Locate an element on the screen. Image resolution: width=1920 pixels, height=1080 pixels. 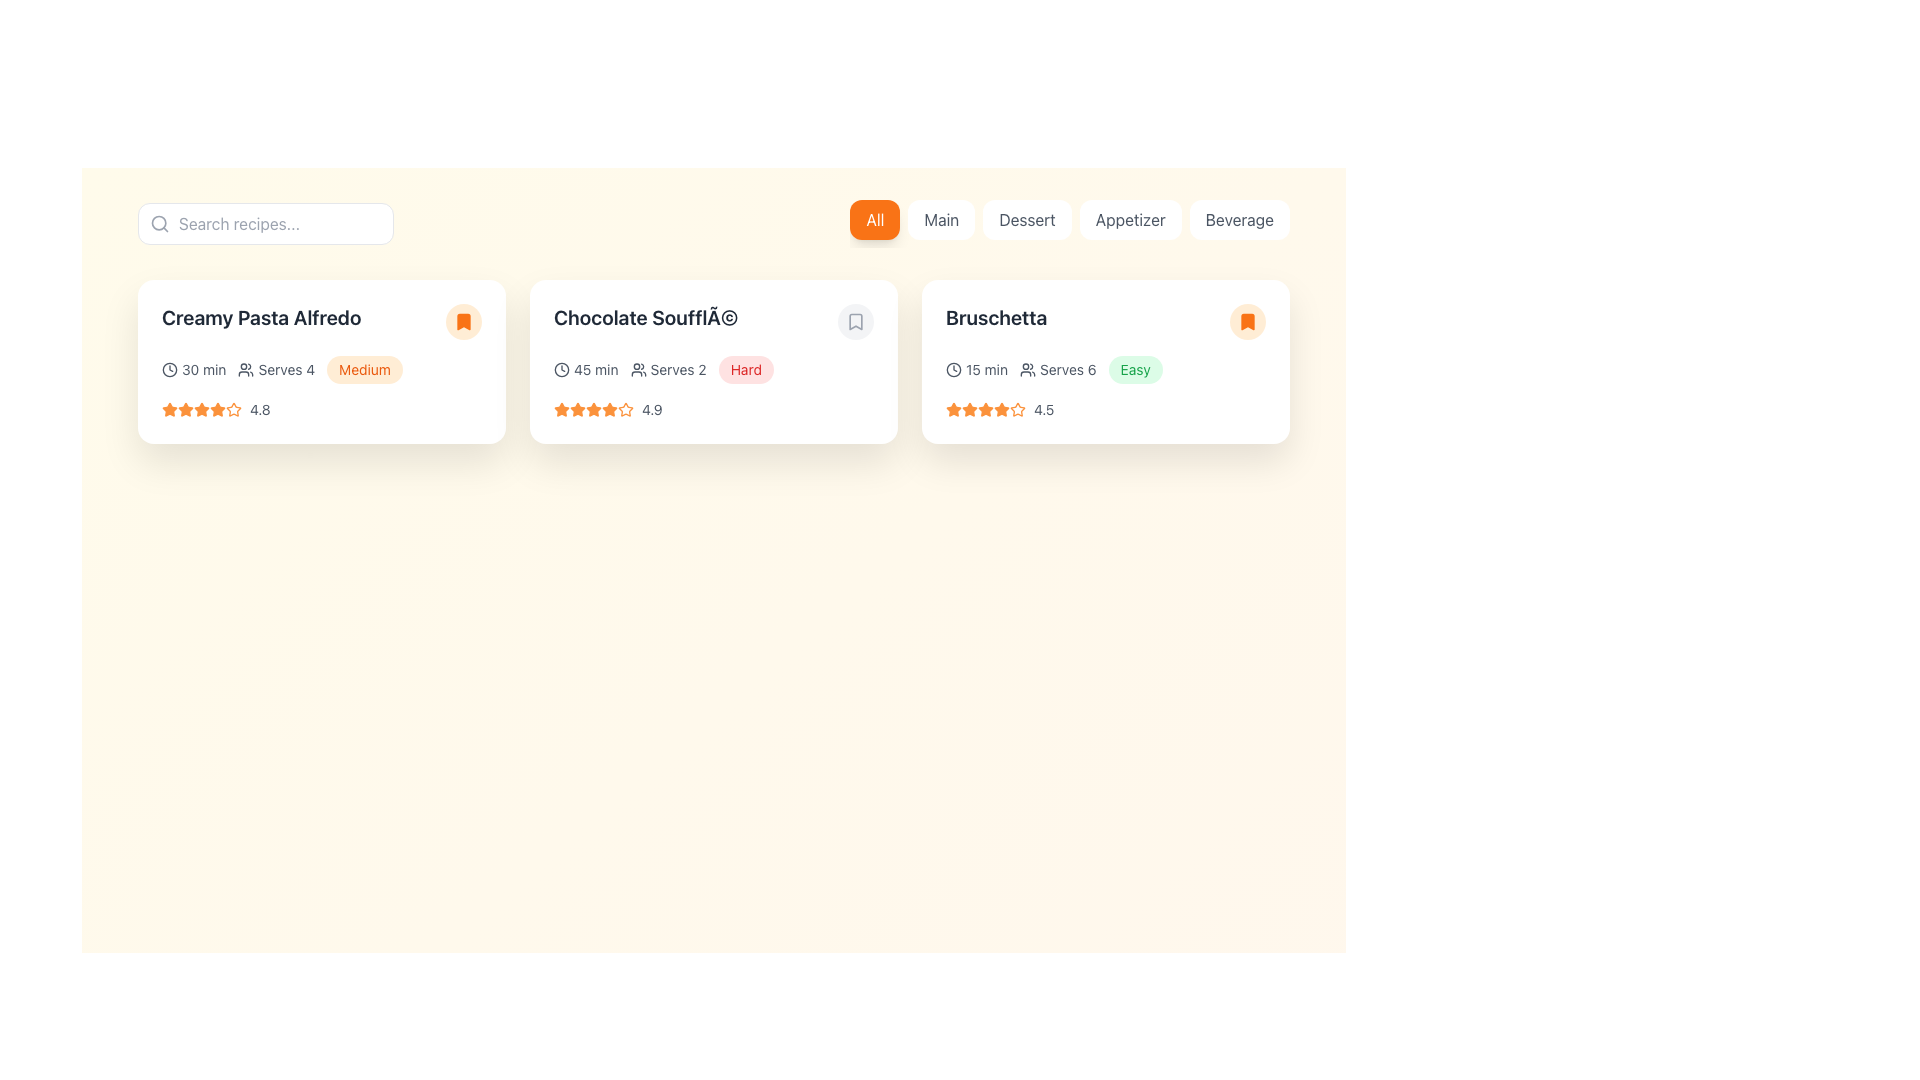
the third orange star icon in the rating system for the 'Creamy Pasta Alfredo' card to interact with the rating value is located at coordinates (201, 408).